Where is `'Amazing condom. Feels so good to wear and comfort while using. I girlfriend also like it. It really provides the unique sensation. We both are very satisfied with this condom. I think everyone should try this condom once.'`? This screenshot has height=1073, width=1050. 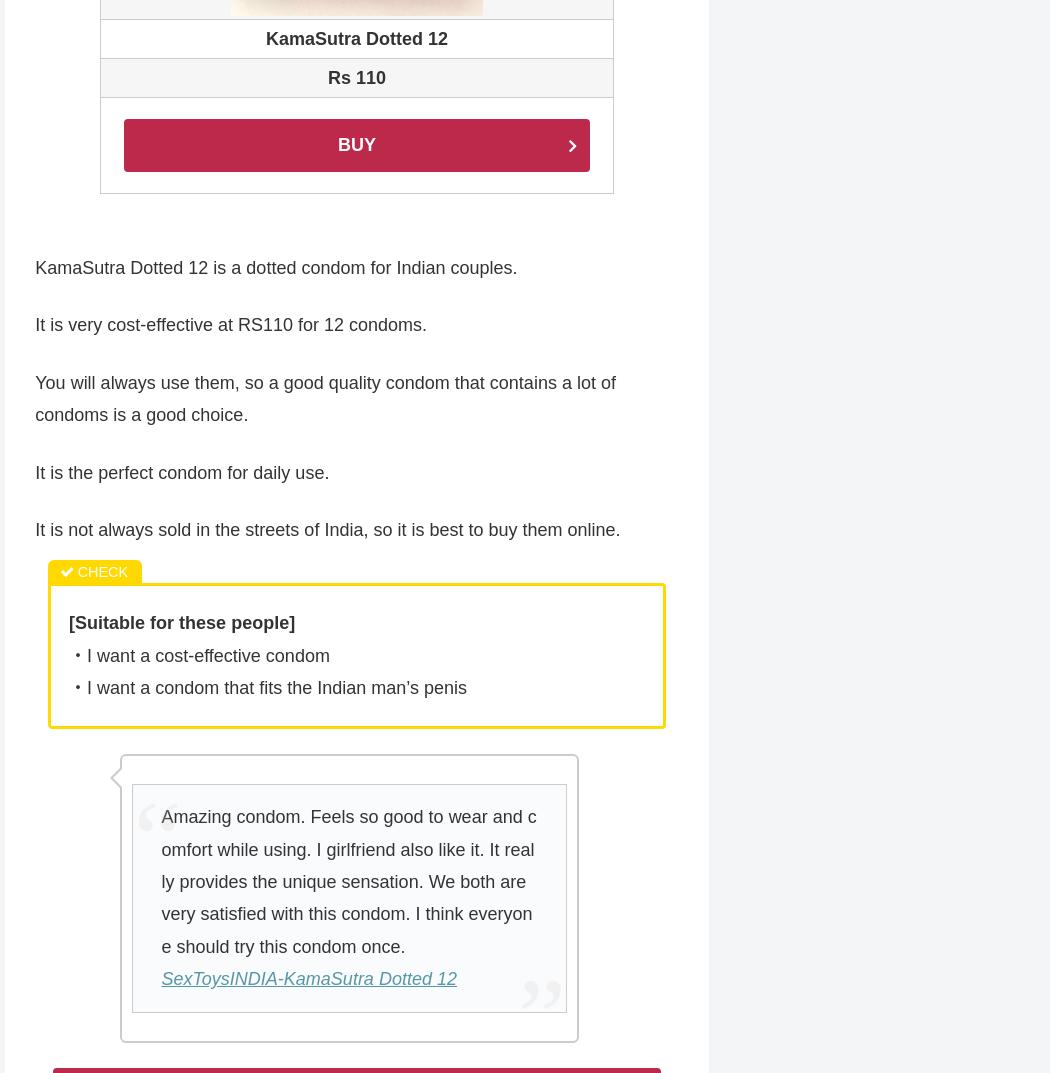
'Amazing condom. Feels so good to wear and comfort while using. I girlfriend also like it. It really provides the unique sensation. We both are very satisfied with this condom. I think everyone should try this condom once.' is located at coordinates (347, 882).